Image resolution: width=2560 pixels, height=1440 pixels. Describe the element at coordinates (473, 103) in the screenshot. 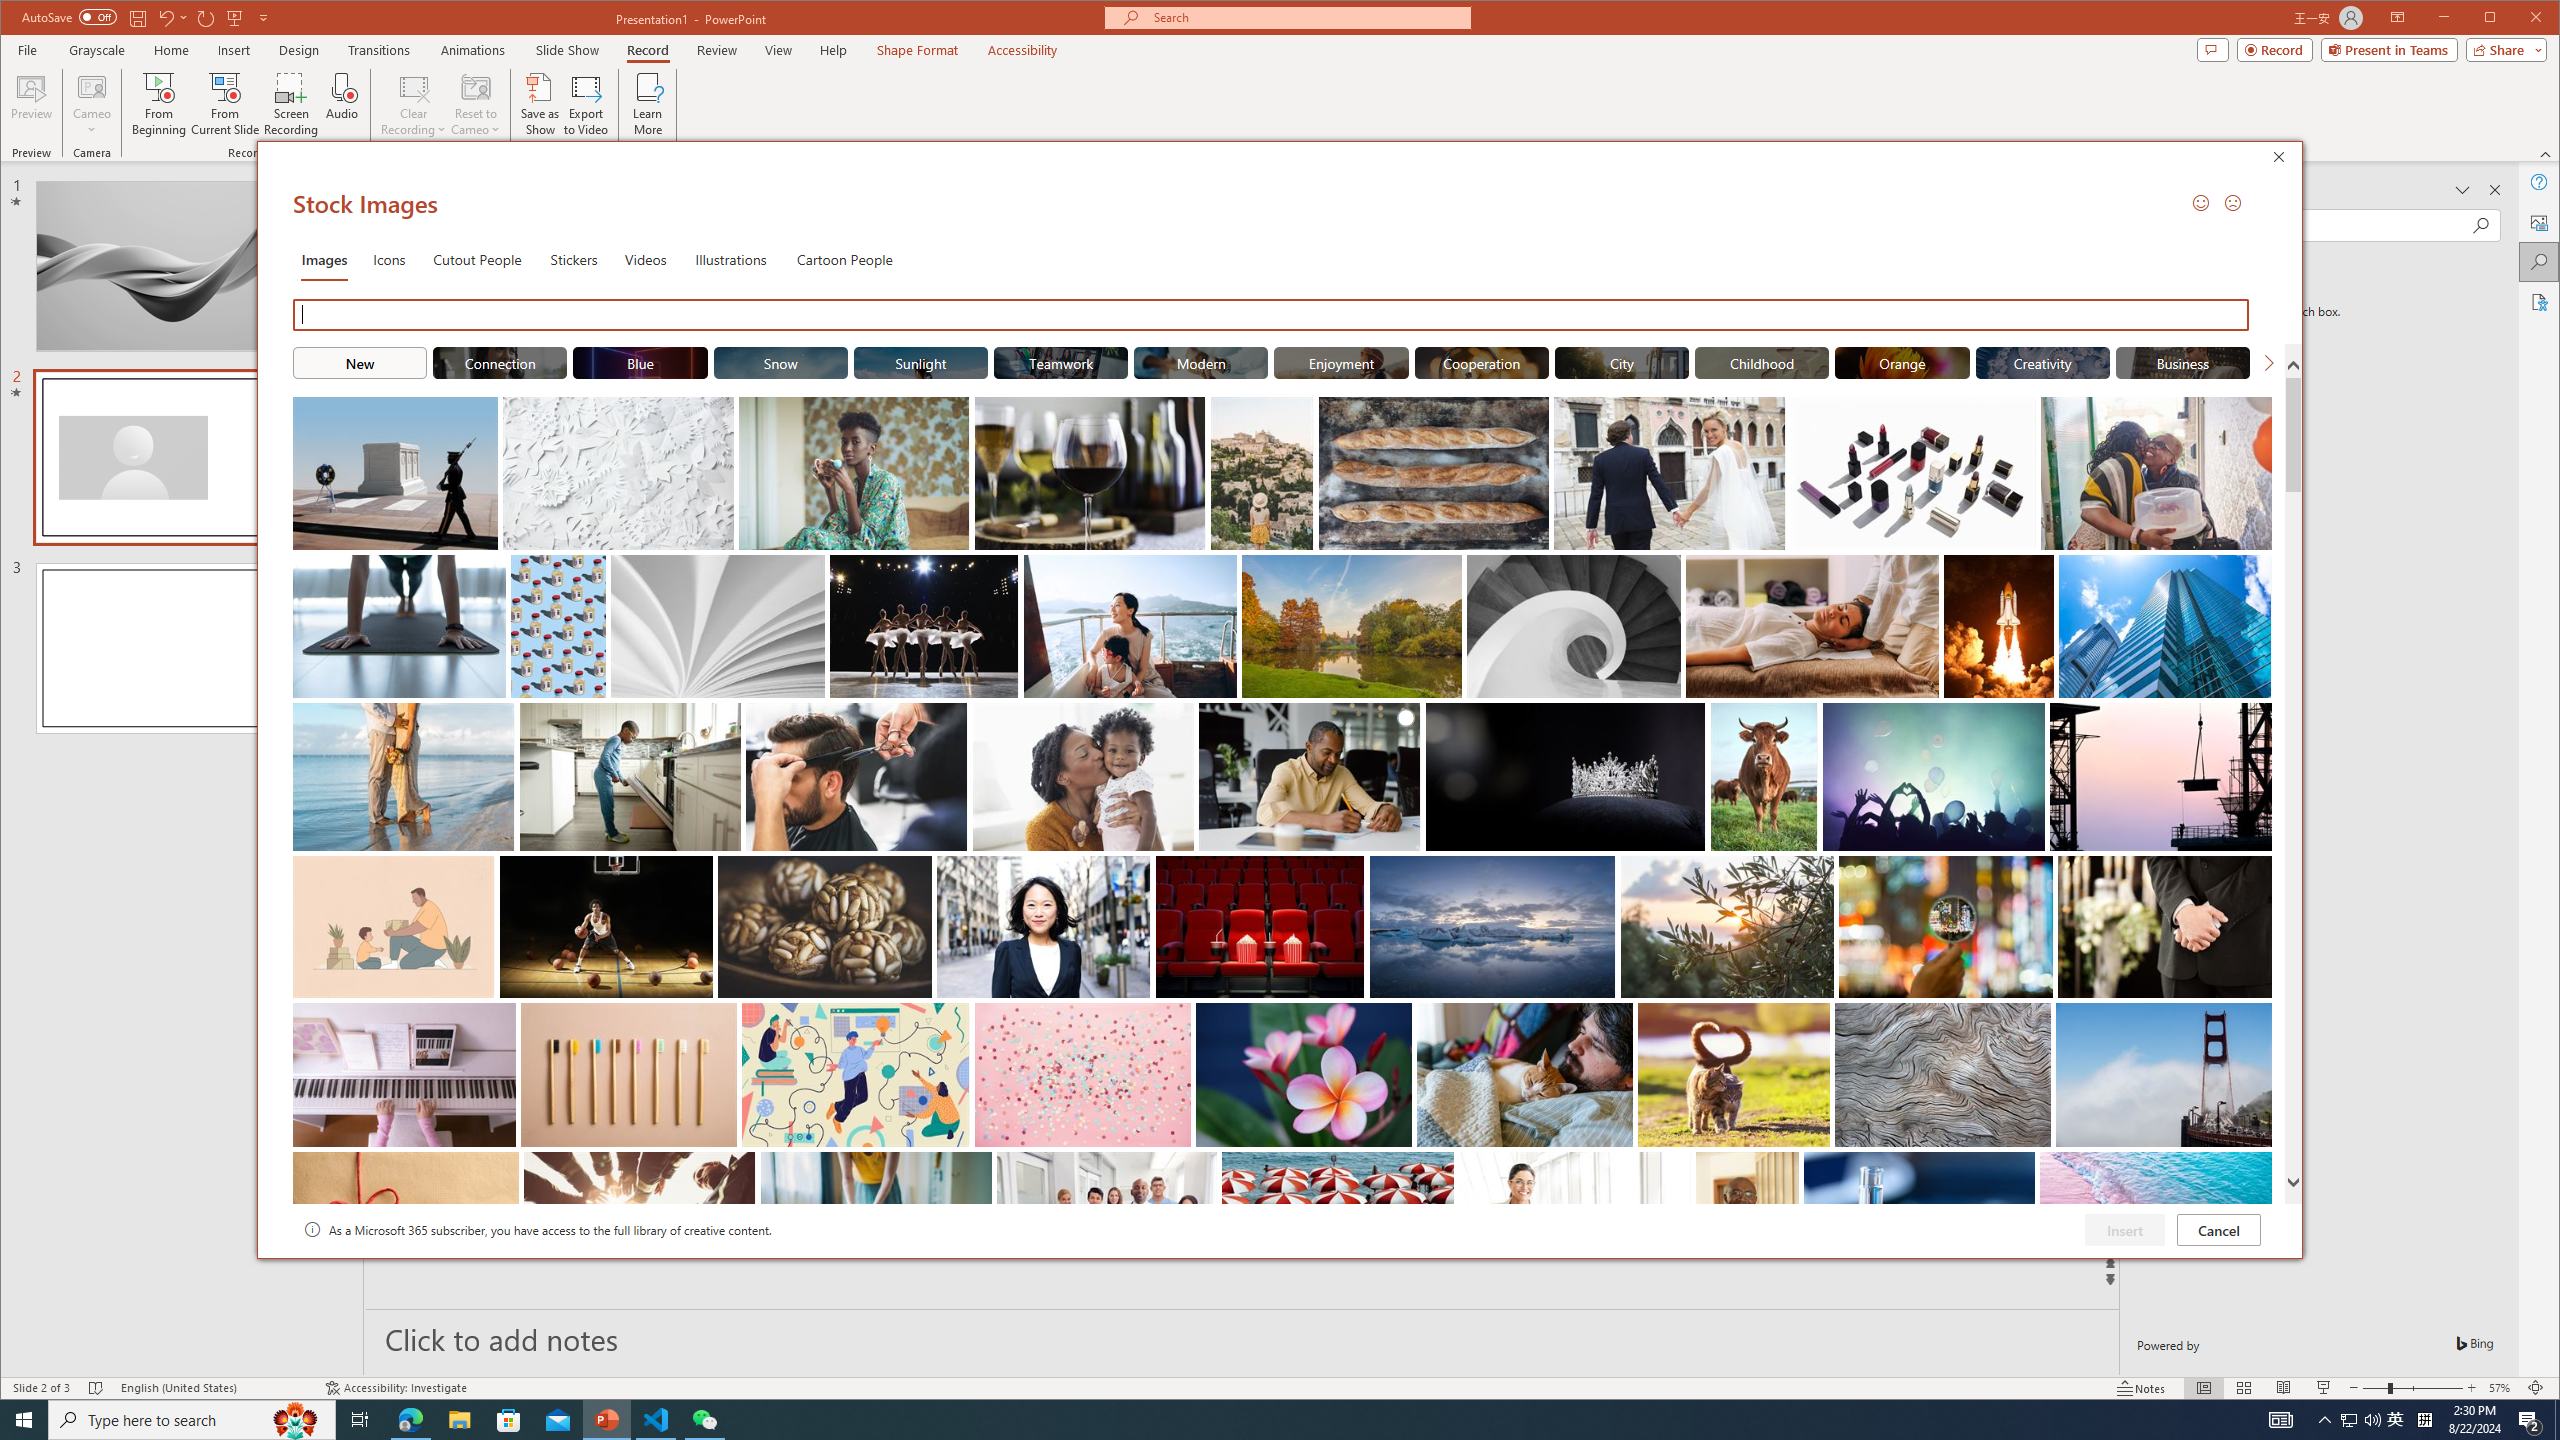

I see `'Reset to Cameo'` at that location.